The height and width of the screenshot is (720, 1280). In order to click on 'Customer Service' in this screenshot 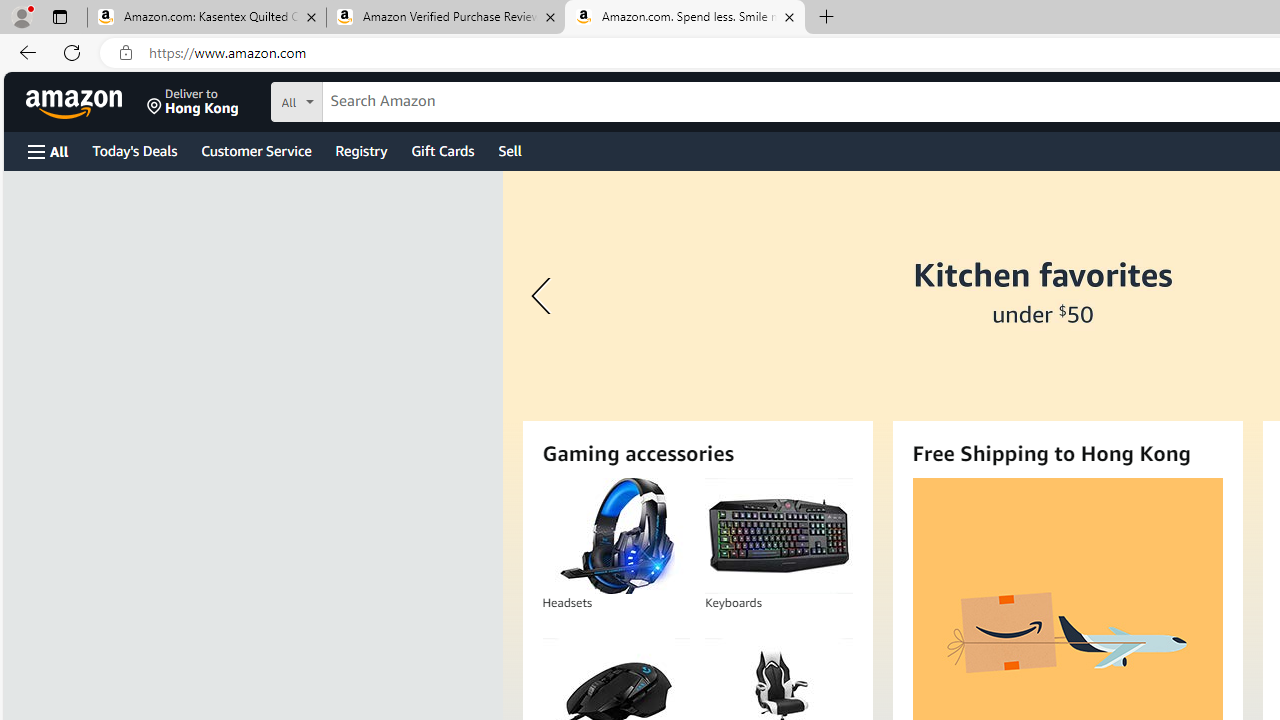, I will do `click(255, 149)`.